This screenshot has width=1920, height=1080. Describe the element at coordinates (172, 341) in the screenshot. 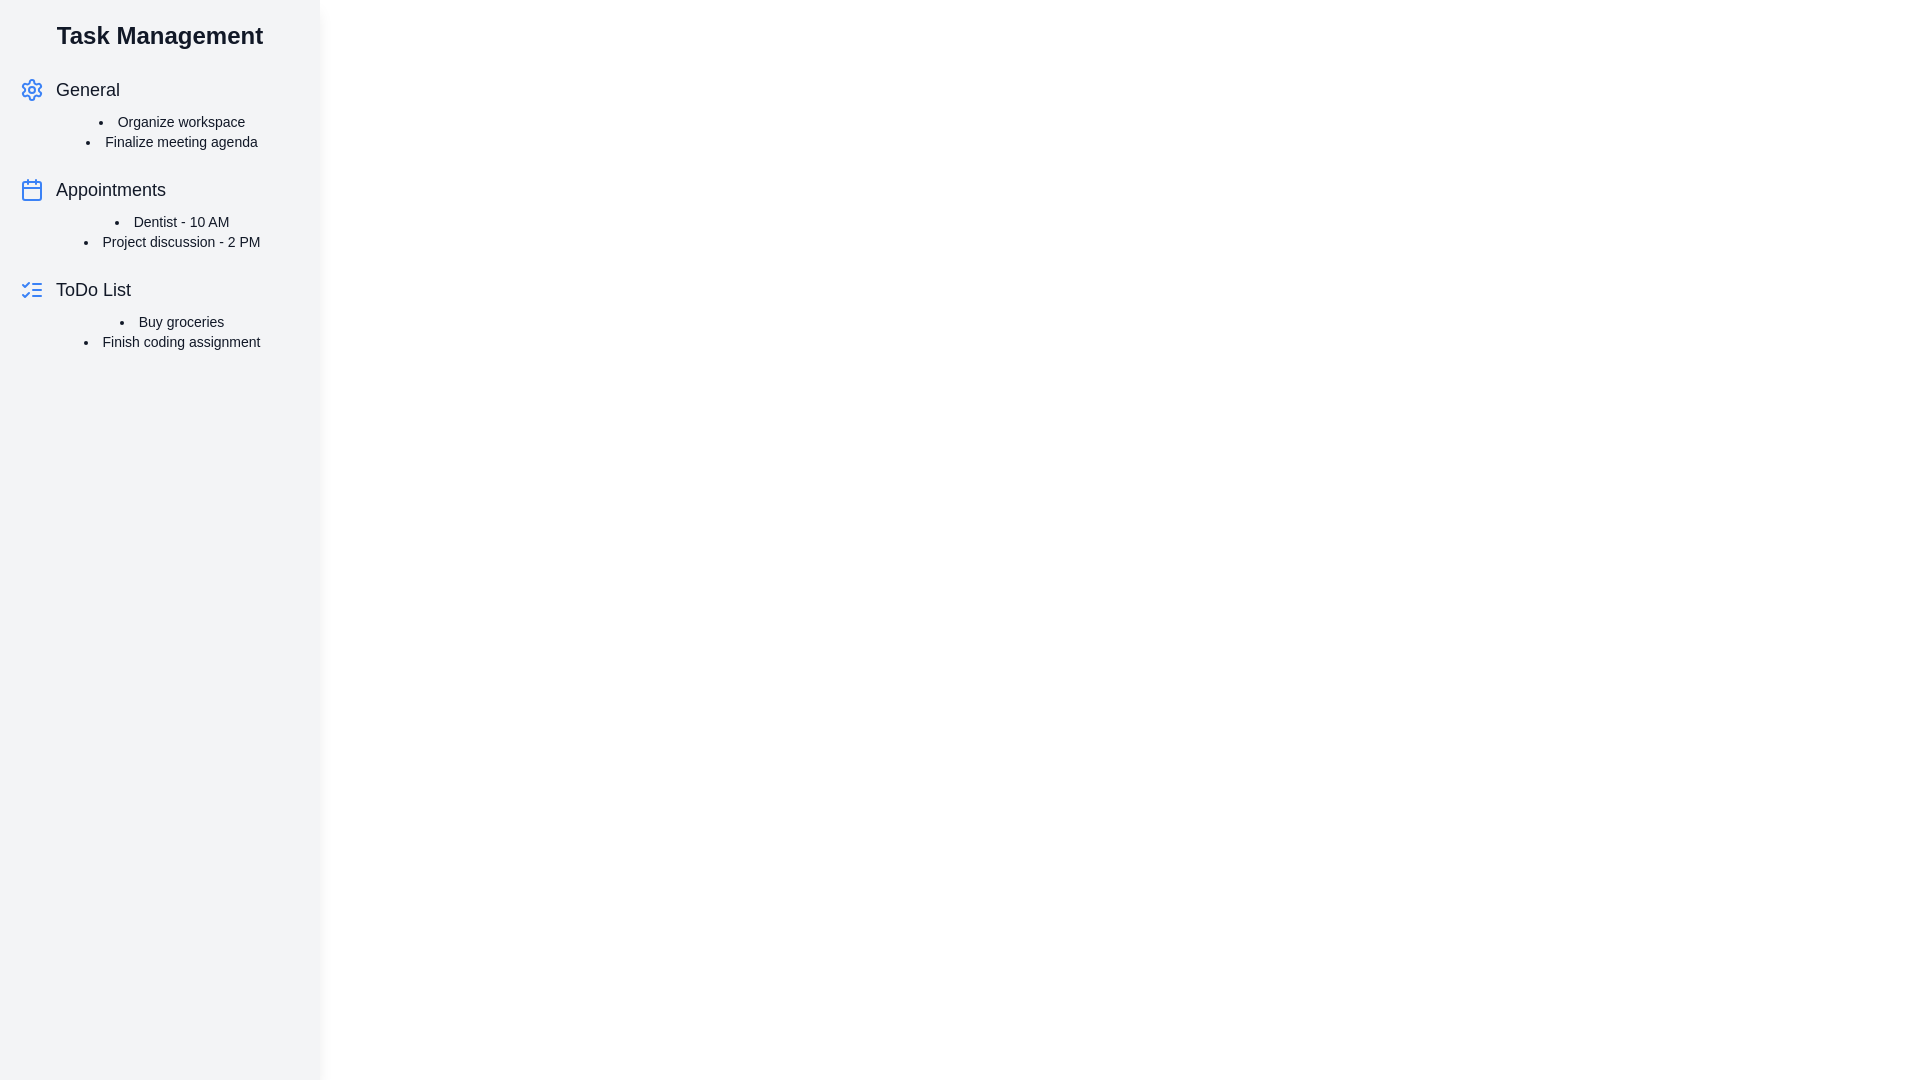

I see `the task text Finish coding assignment to open the task` at that location.